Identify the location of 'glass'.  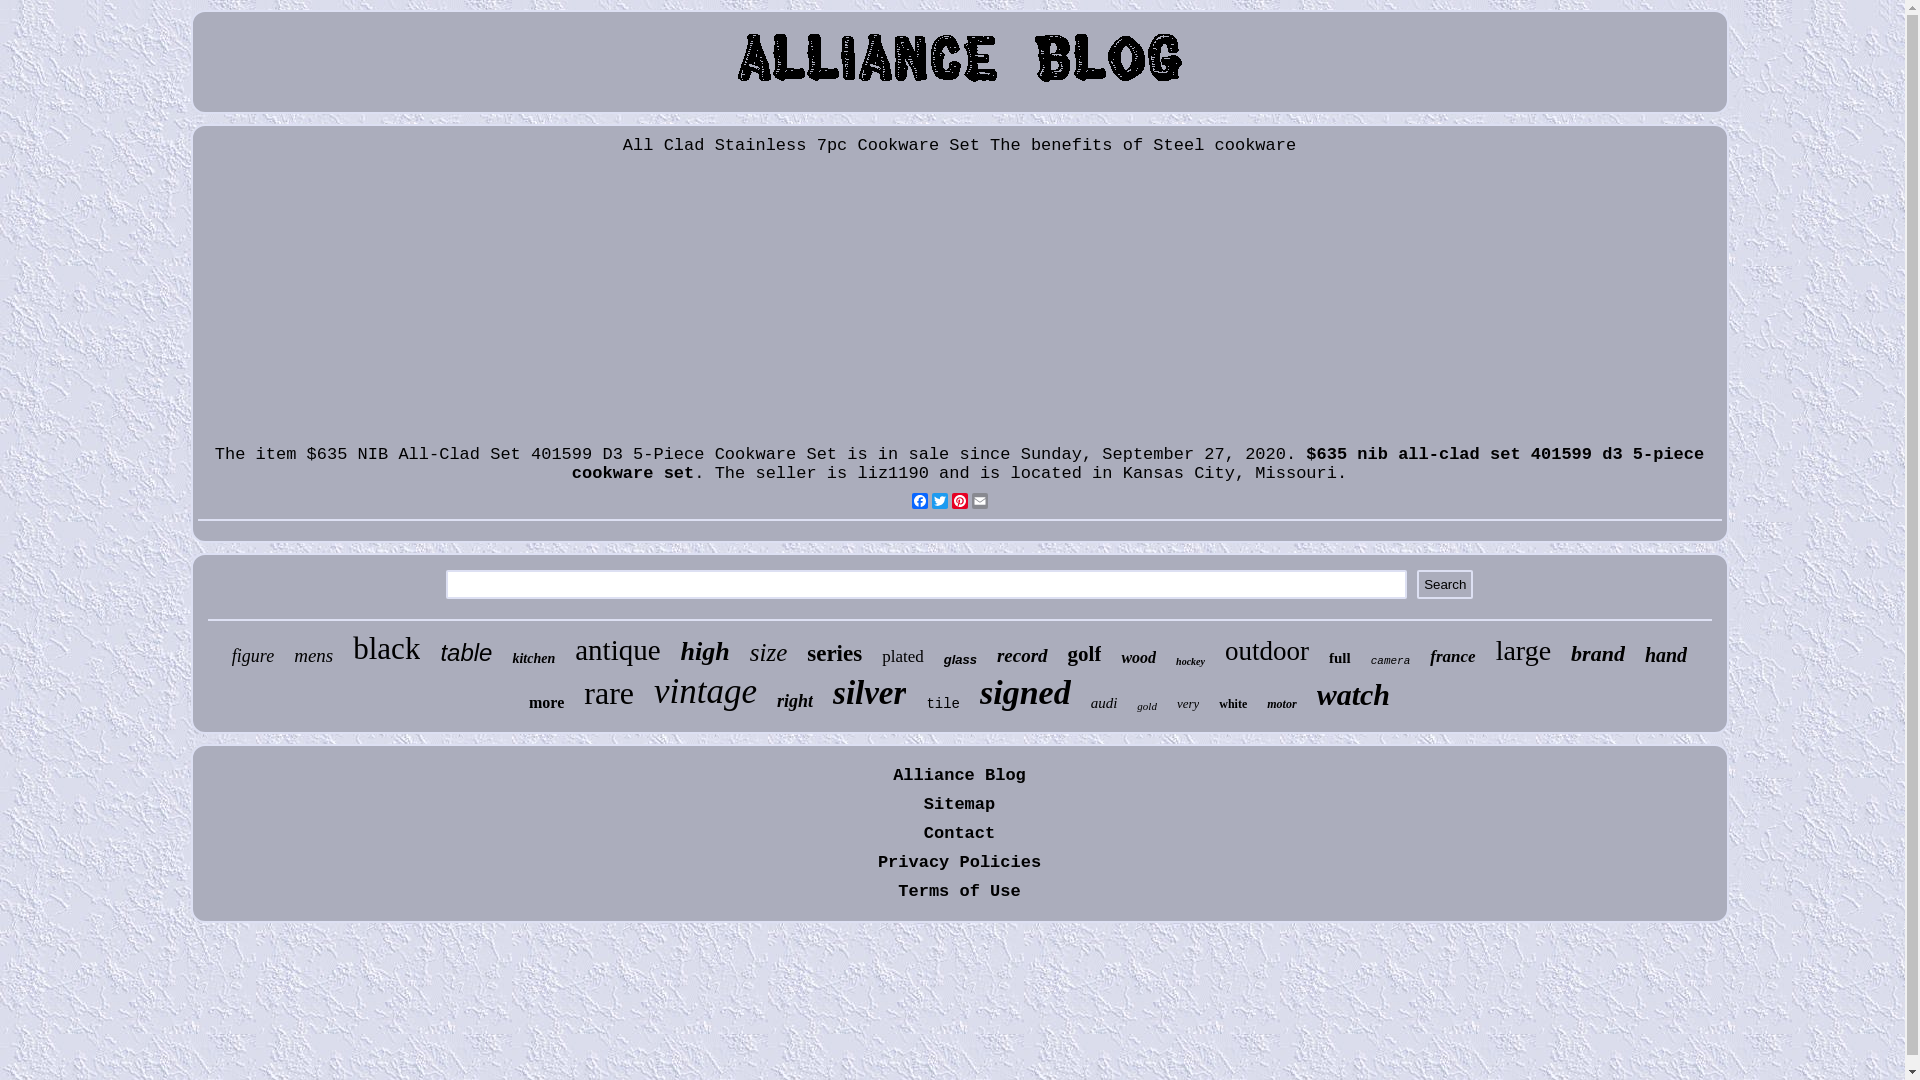
(960, 659).